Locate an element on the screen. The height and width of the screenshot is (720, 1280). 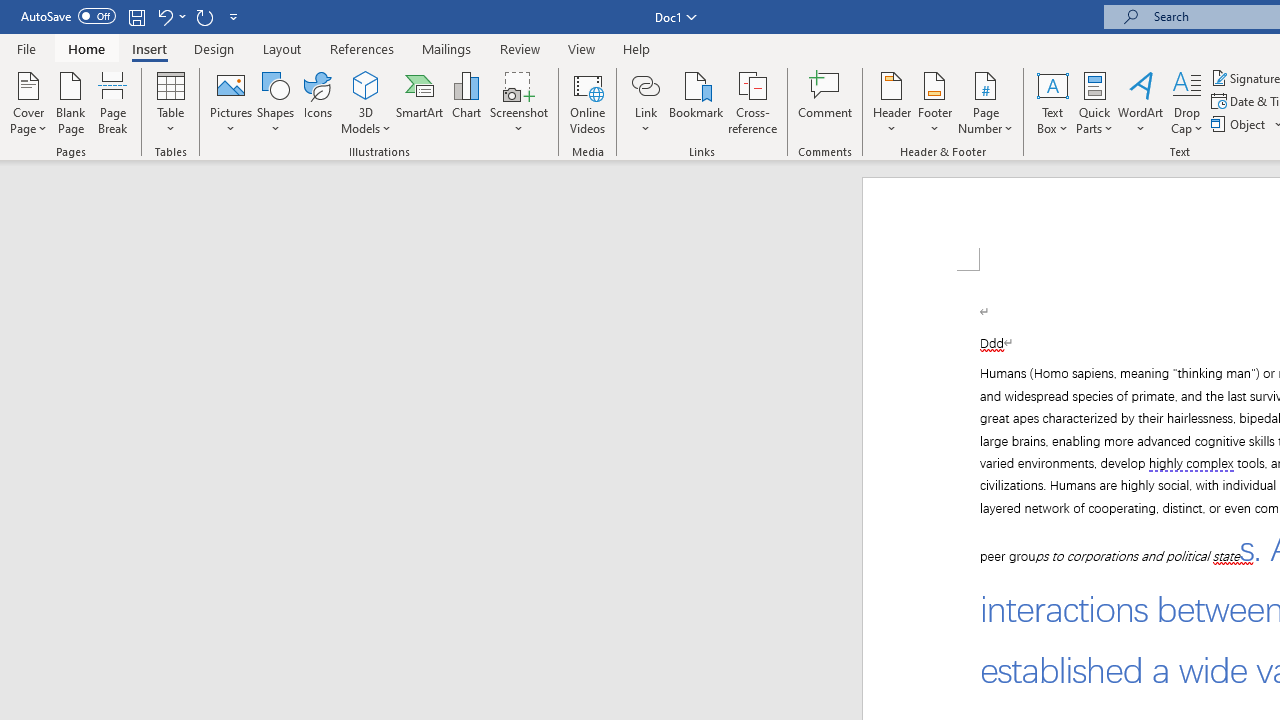
'Online Videos...' is located at coordinates (587, 103).